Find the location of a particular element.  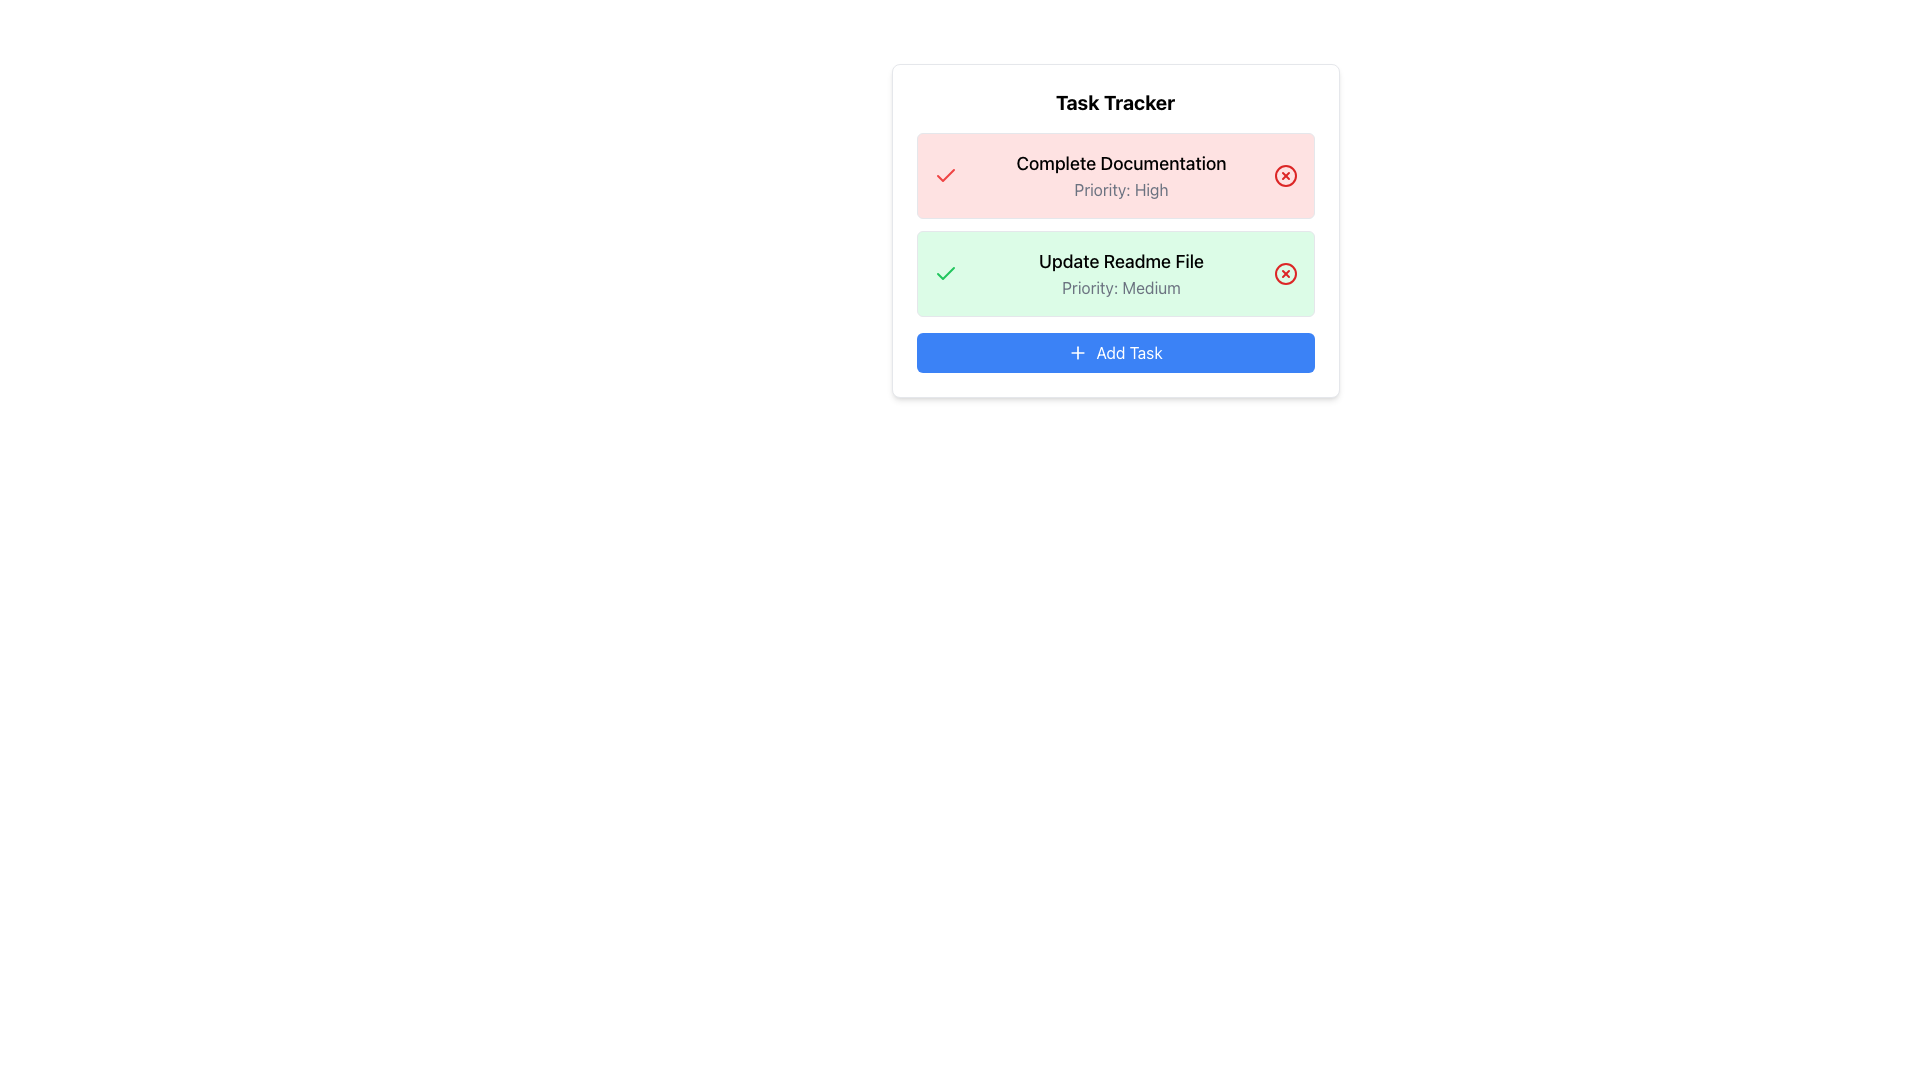

the button used to remove or close the task entry titled 'Update Readme File' with a priority of 'Medium' is located at coordinates (1285, 273).